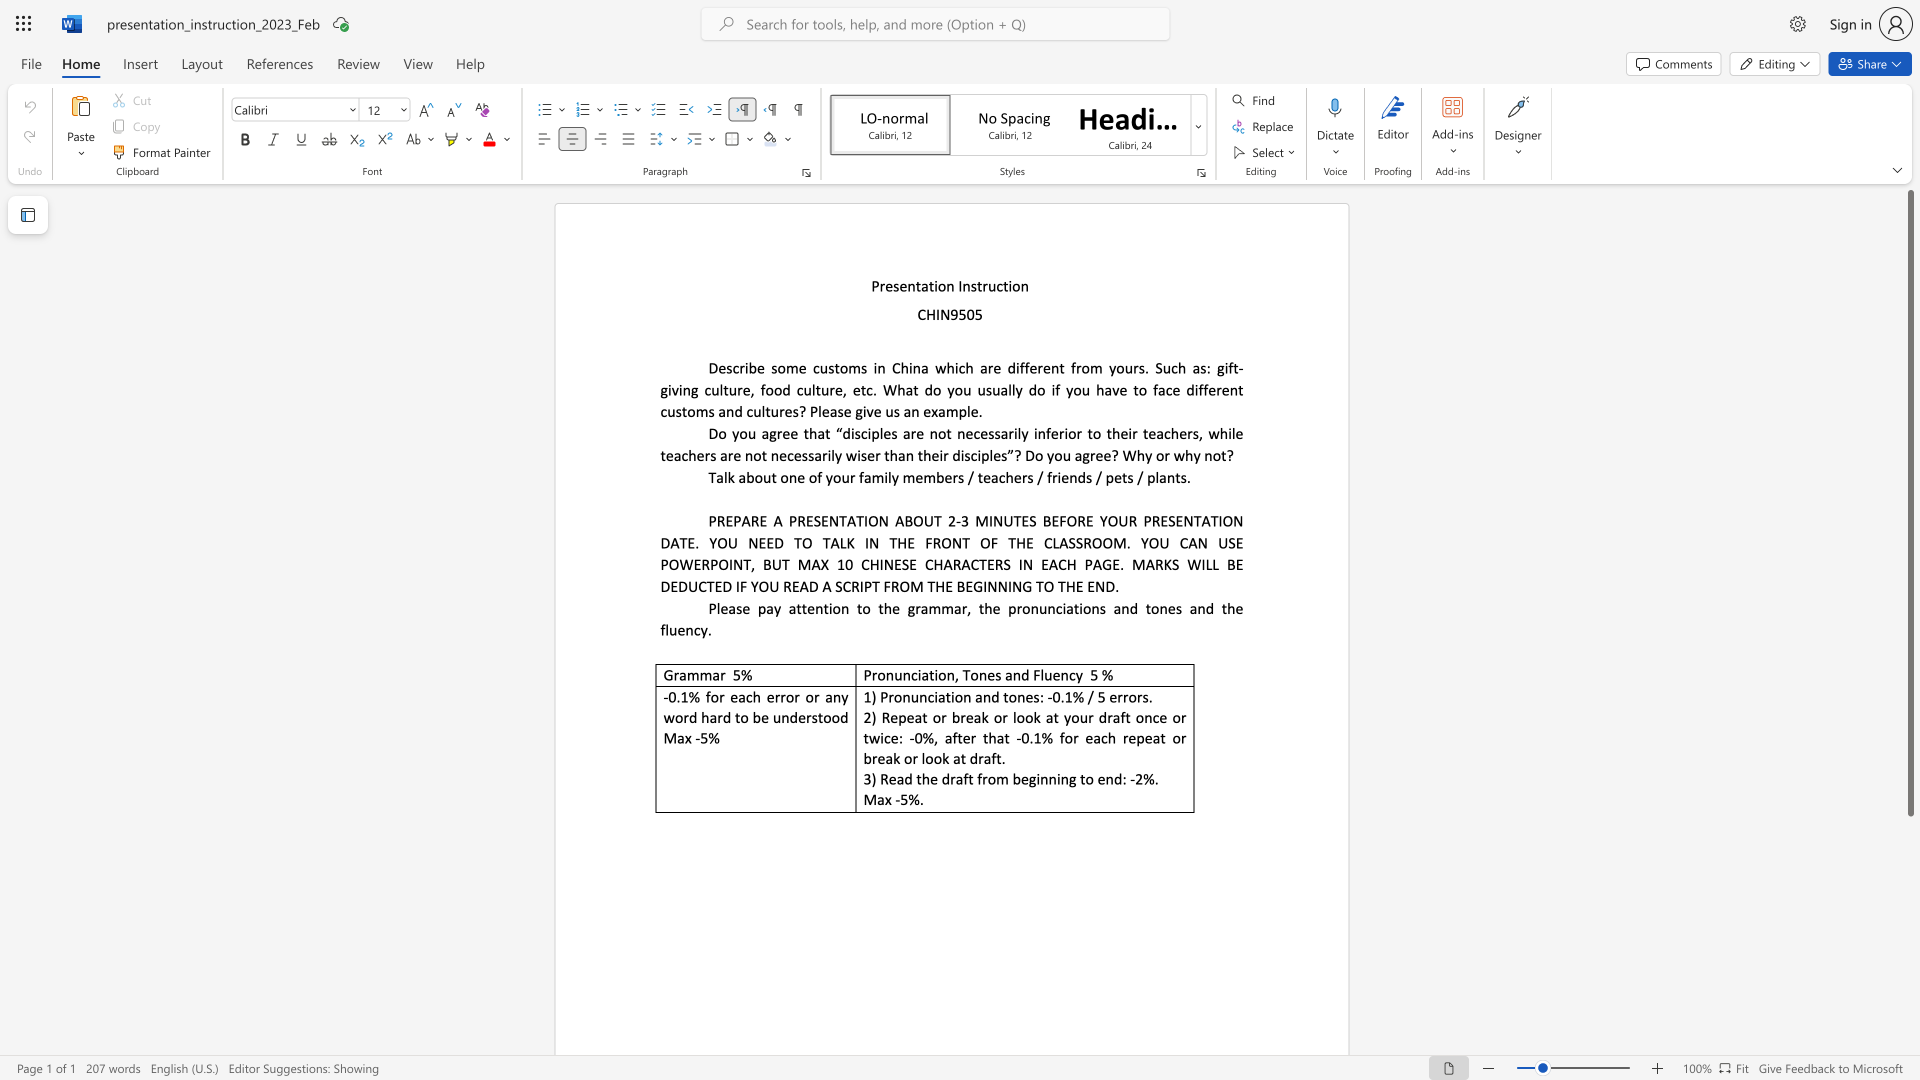 This screenshot has width=1920, height=1080. I want to click on the scrollbar to move the view down, so click(1909, 929).